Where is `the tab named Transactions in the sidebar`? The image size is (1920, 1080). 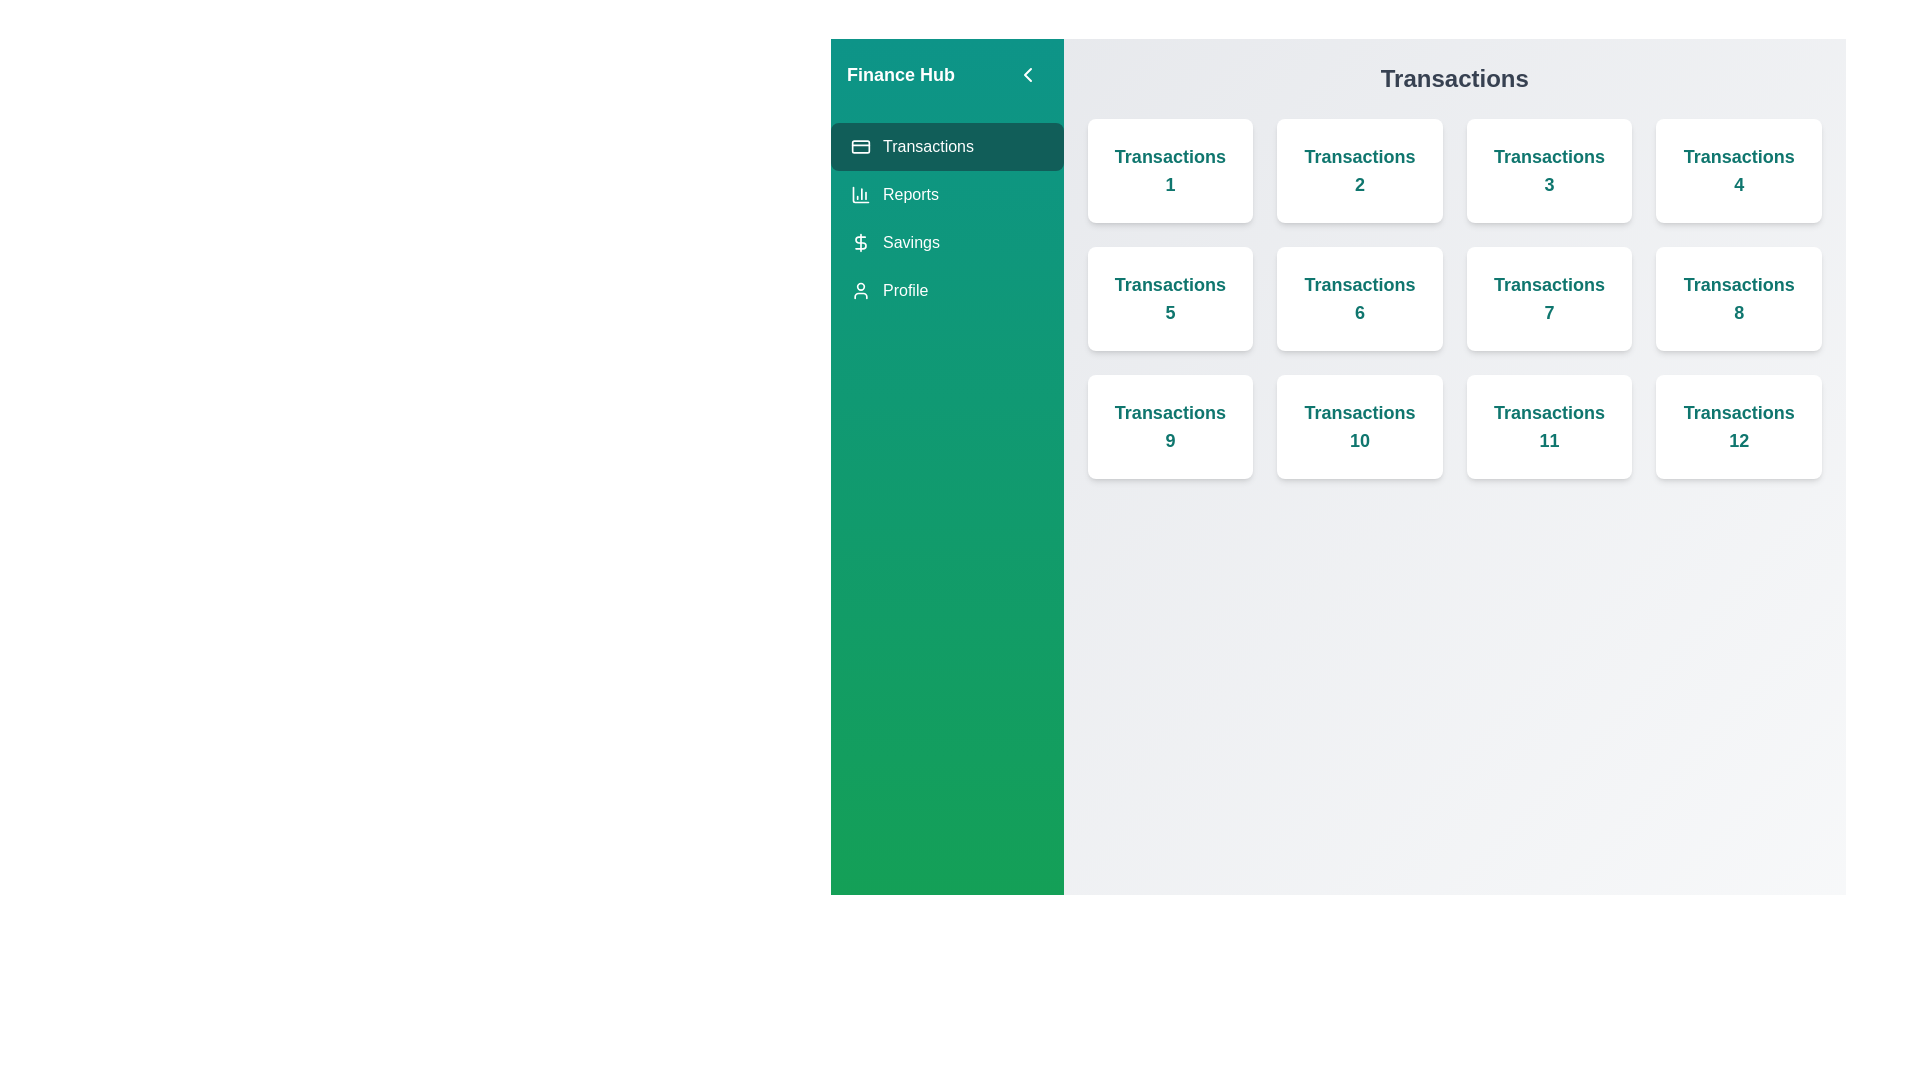 the tab named Transactions in the sidebar is located at coordinates (945, 145).